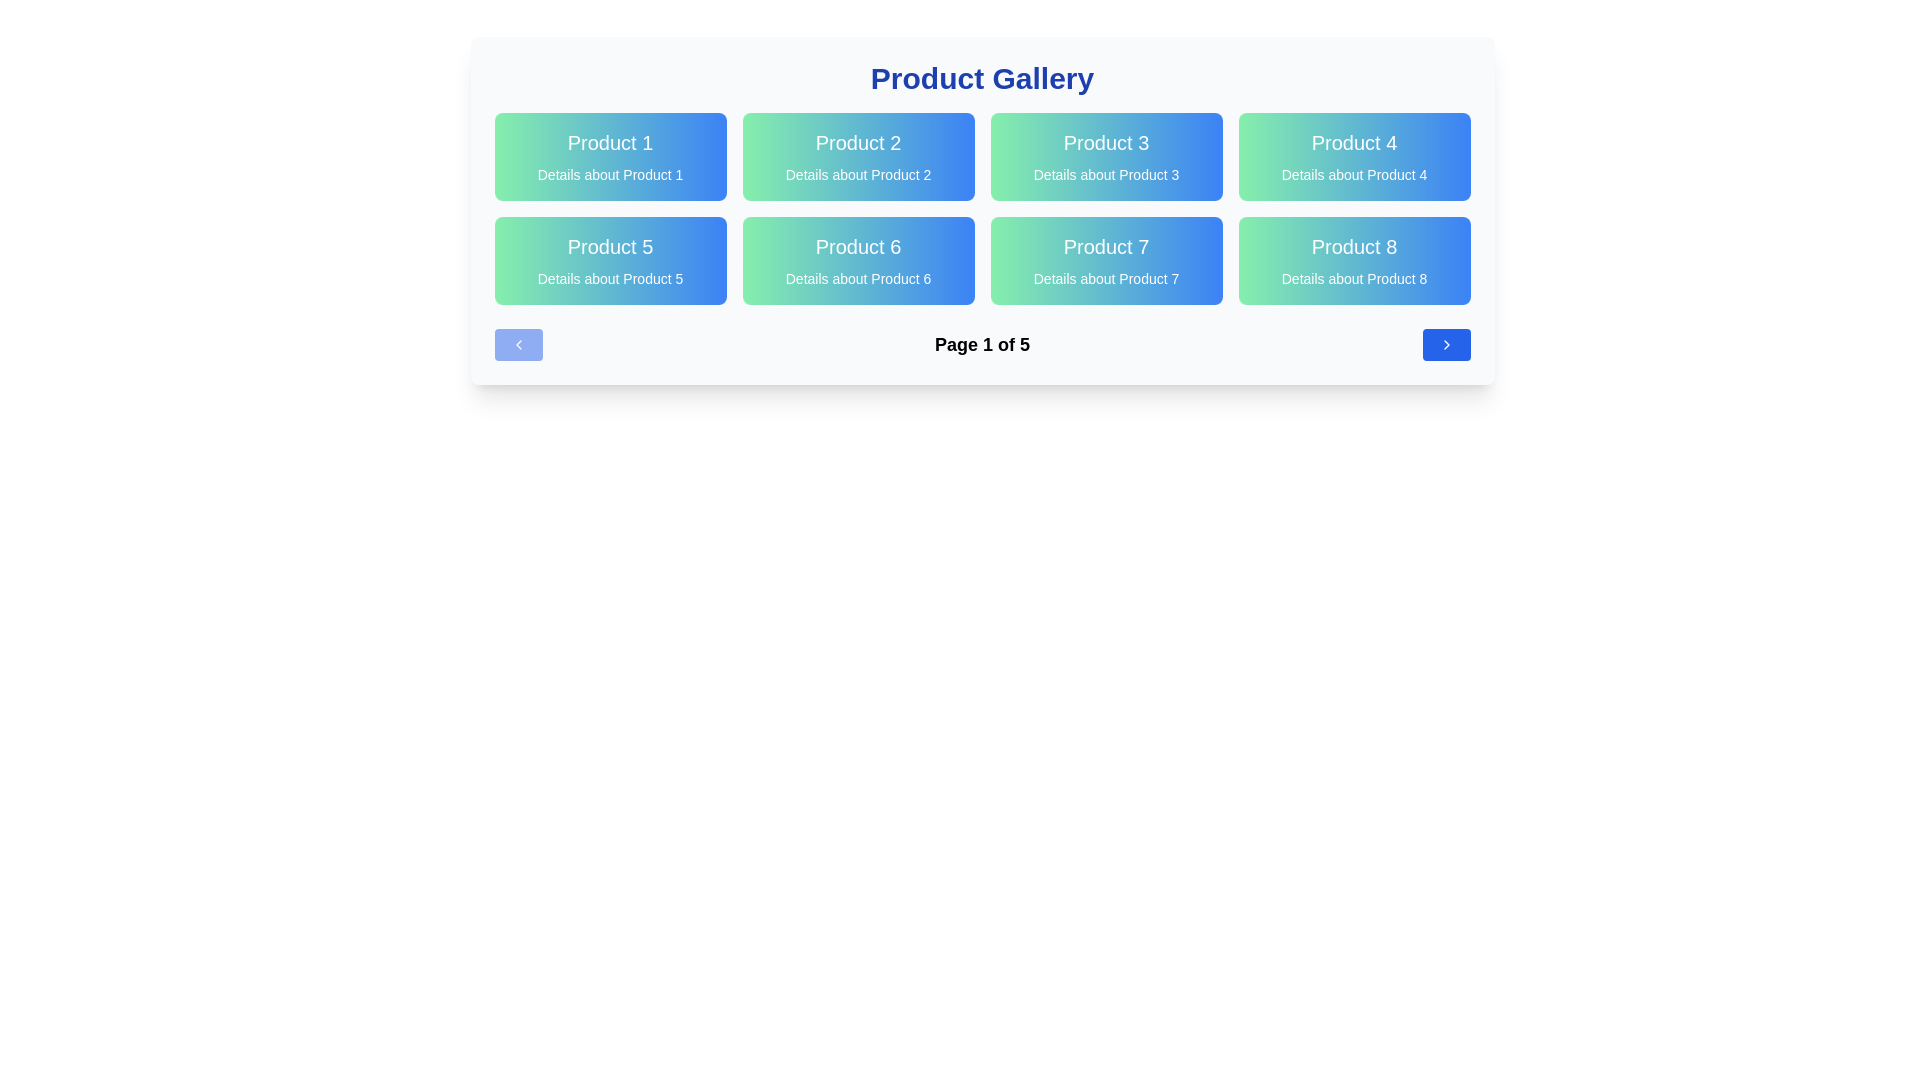  What do you see at coordinates (982, 343) in the screenshot?
I see `the static text element indicating the current page number and total pages, which is centrally located within the navigation bar at the bottom of the content area` at bounding box center [982, 343].